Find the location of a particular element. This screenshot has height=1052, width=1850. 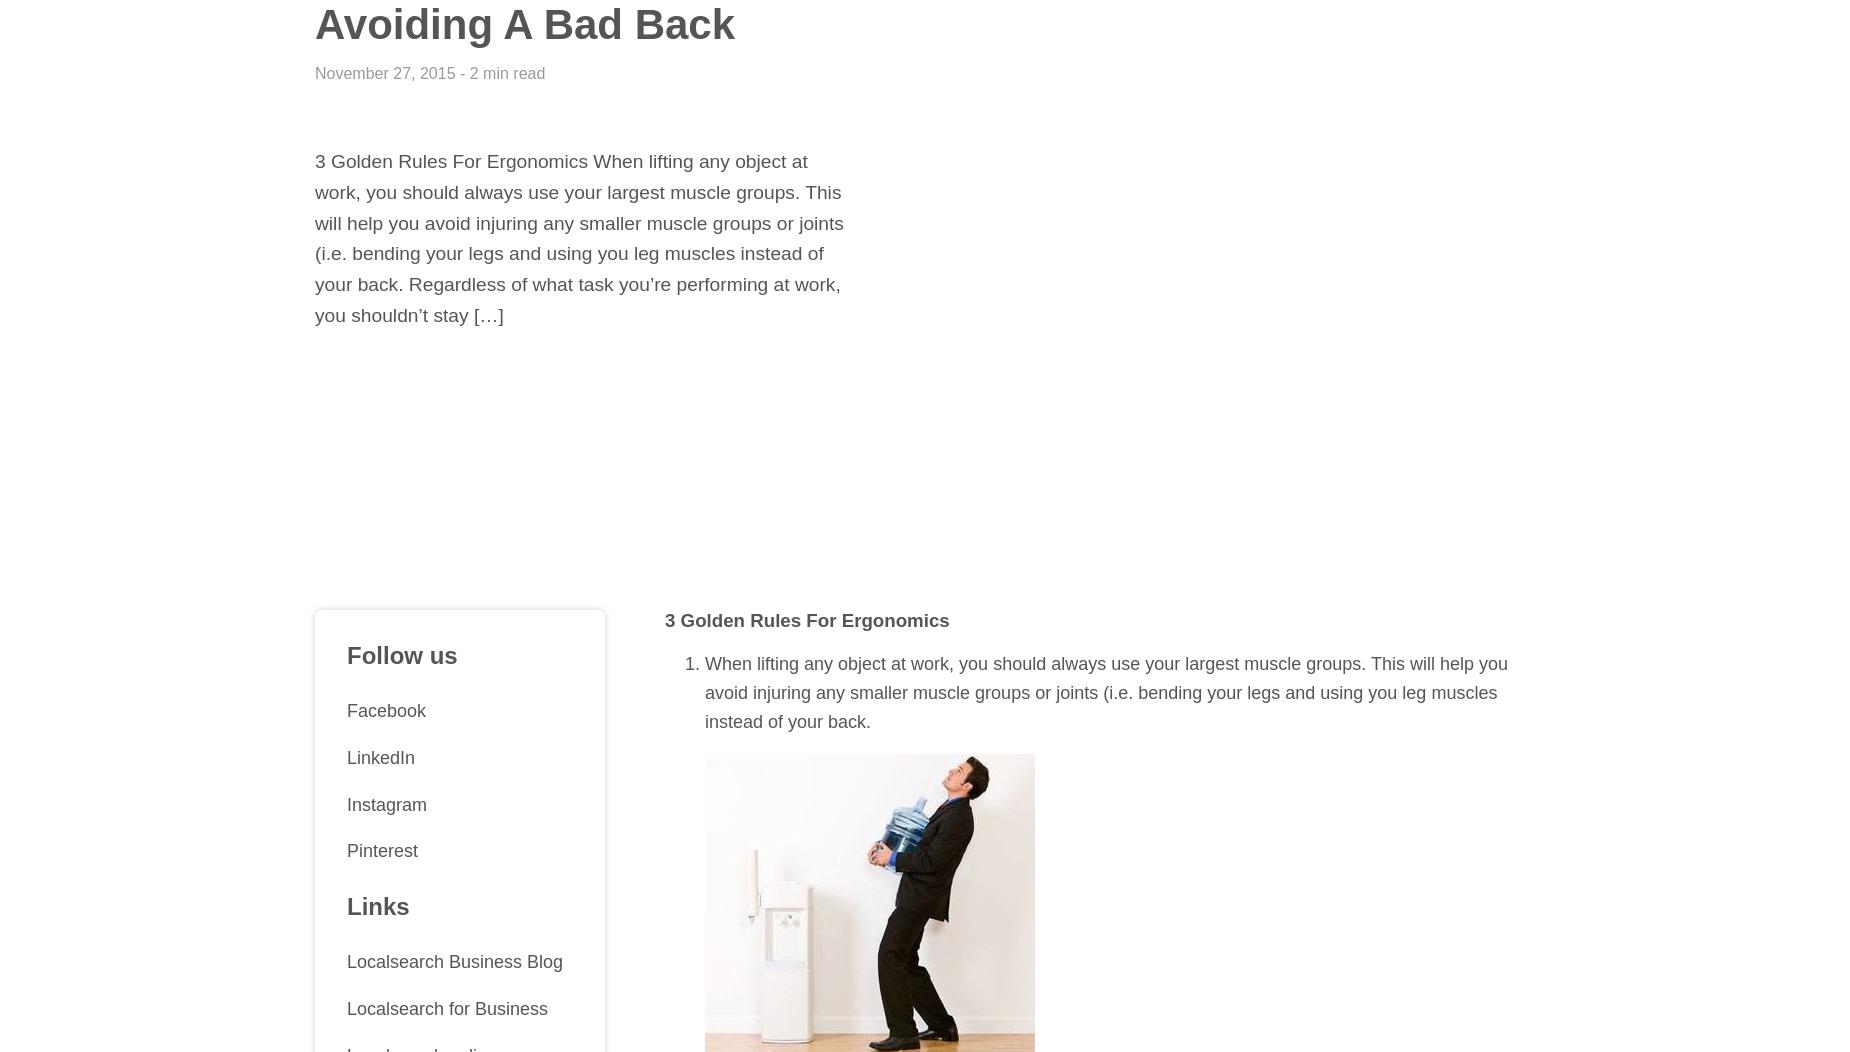

'Facebook' is located at coordinates (385, 711).